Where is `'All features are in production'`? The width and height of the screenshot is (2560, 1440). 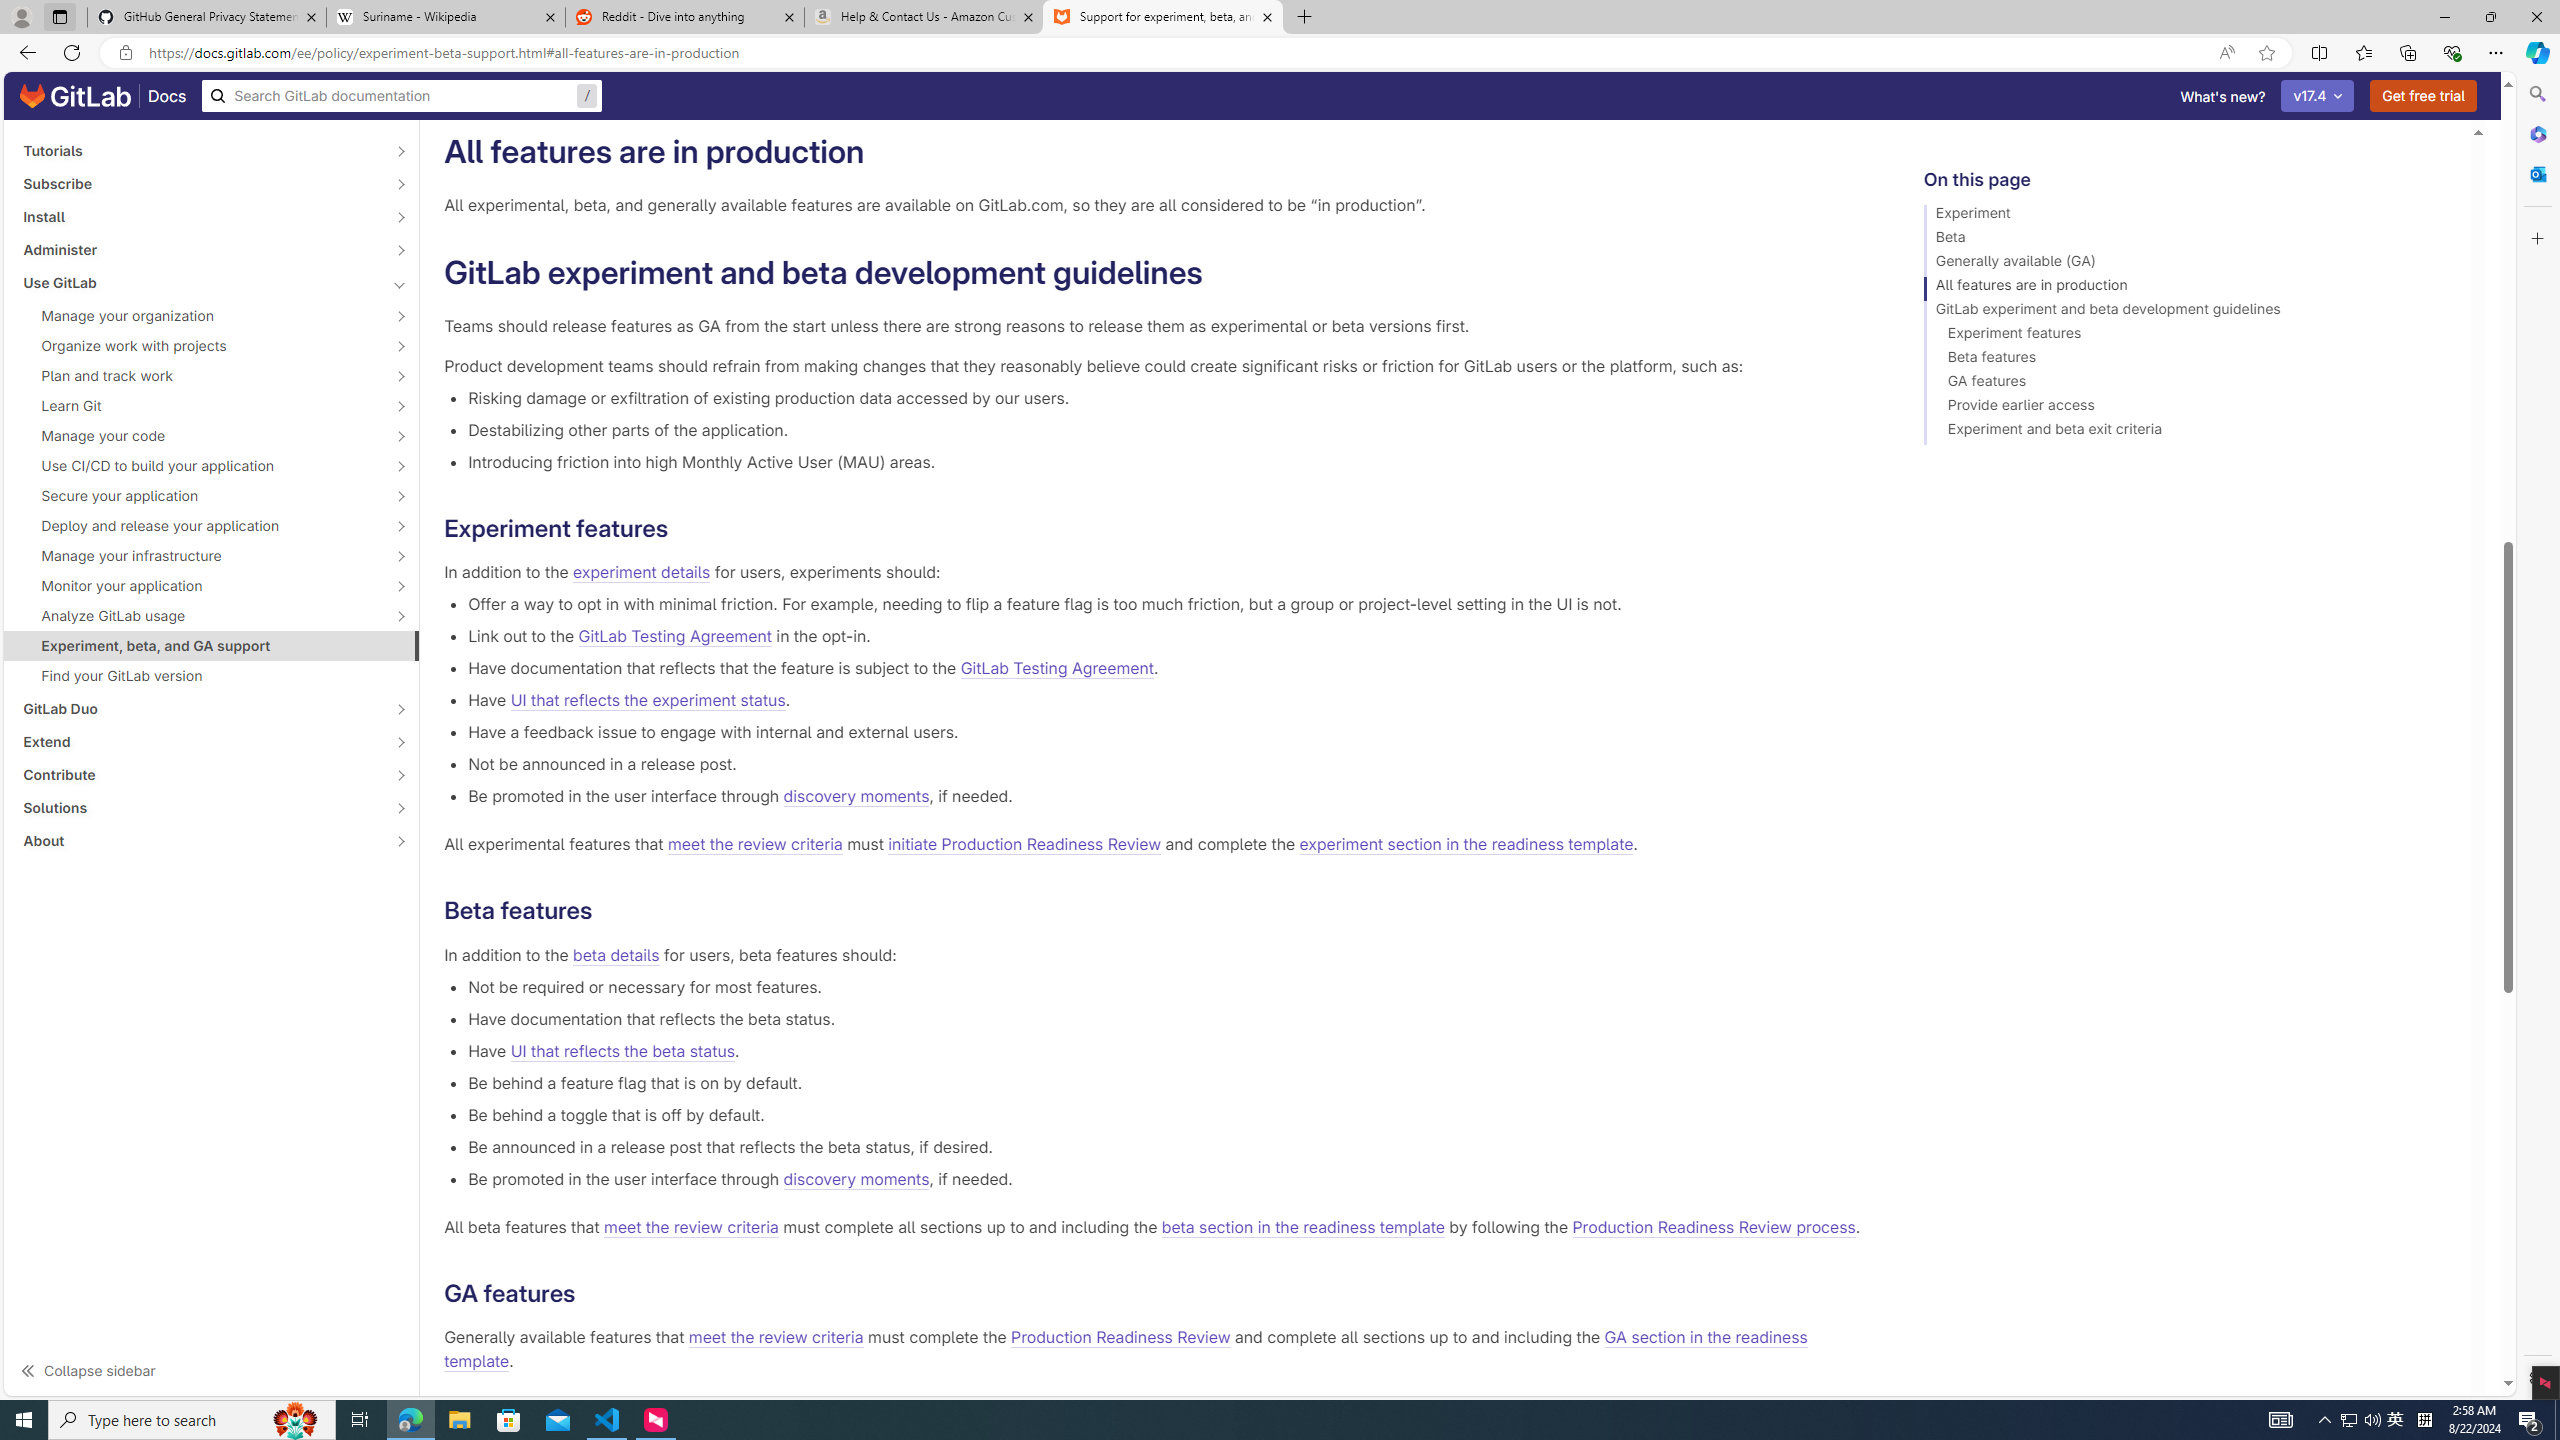 'All features are in production' is located at coordinates (2188, 287).